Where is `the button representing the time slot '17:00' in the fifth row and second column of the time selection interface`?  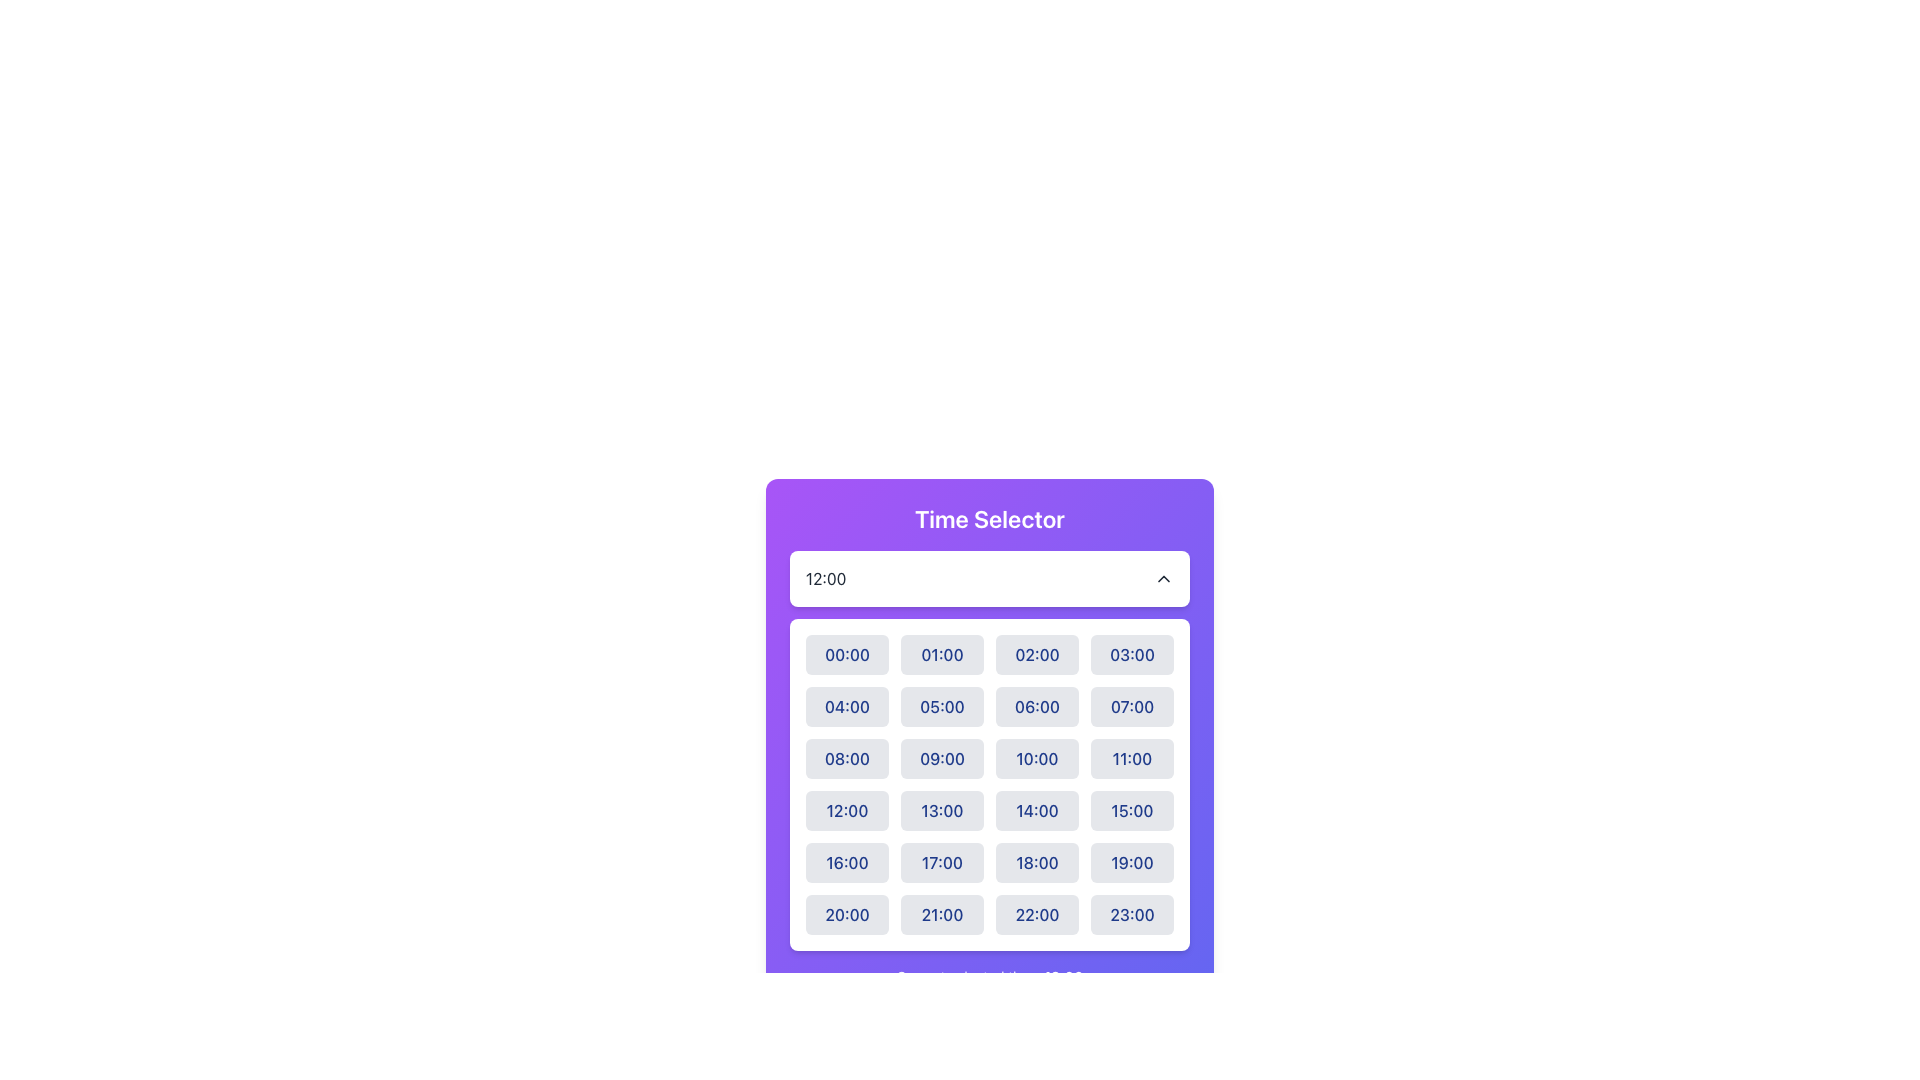
the button representing the time slot '17:00' in the fifth row and second column of the time selection interface is located at coordinates (941, 862).